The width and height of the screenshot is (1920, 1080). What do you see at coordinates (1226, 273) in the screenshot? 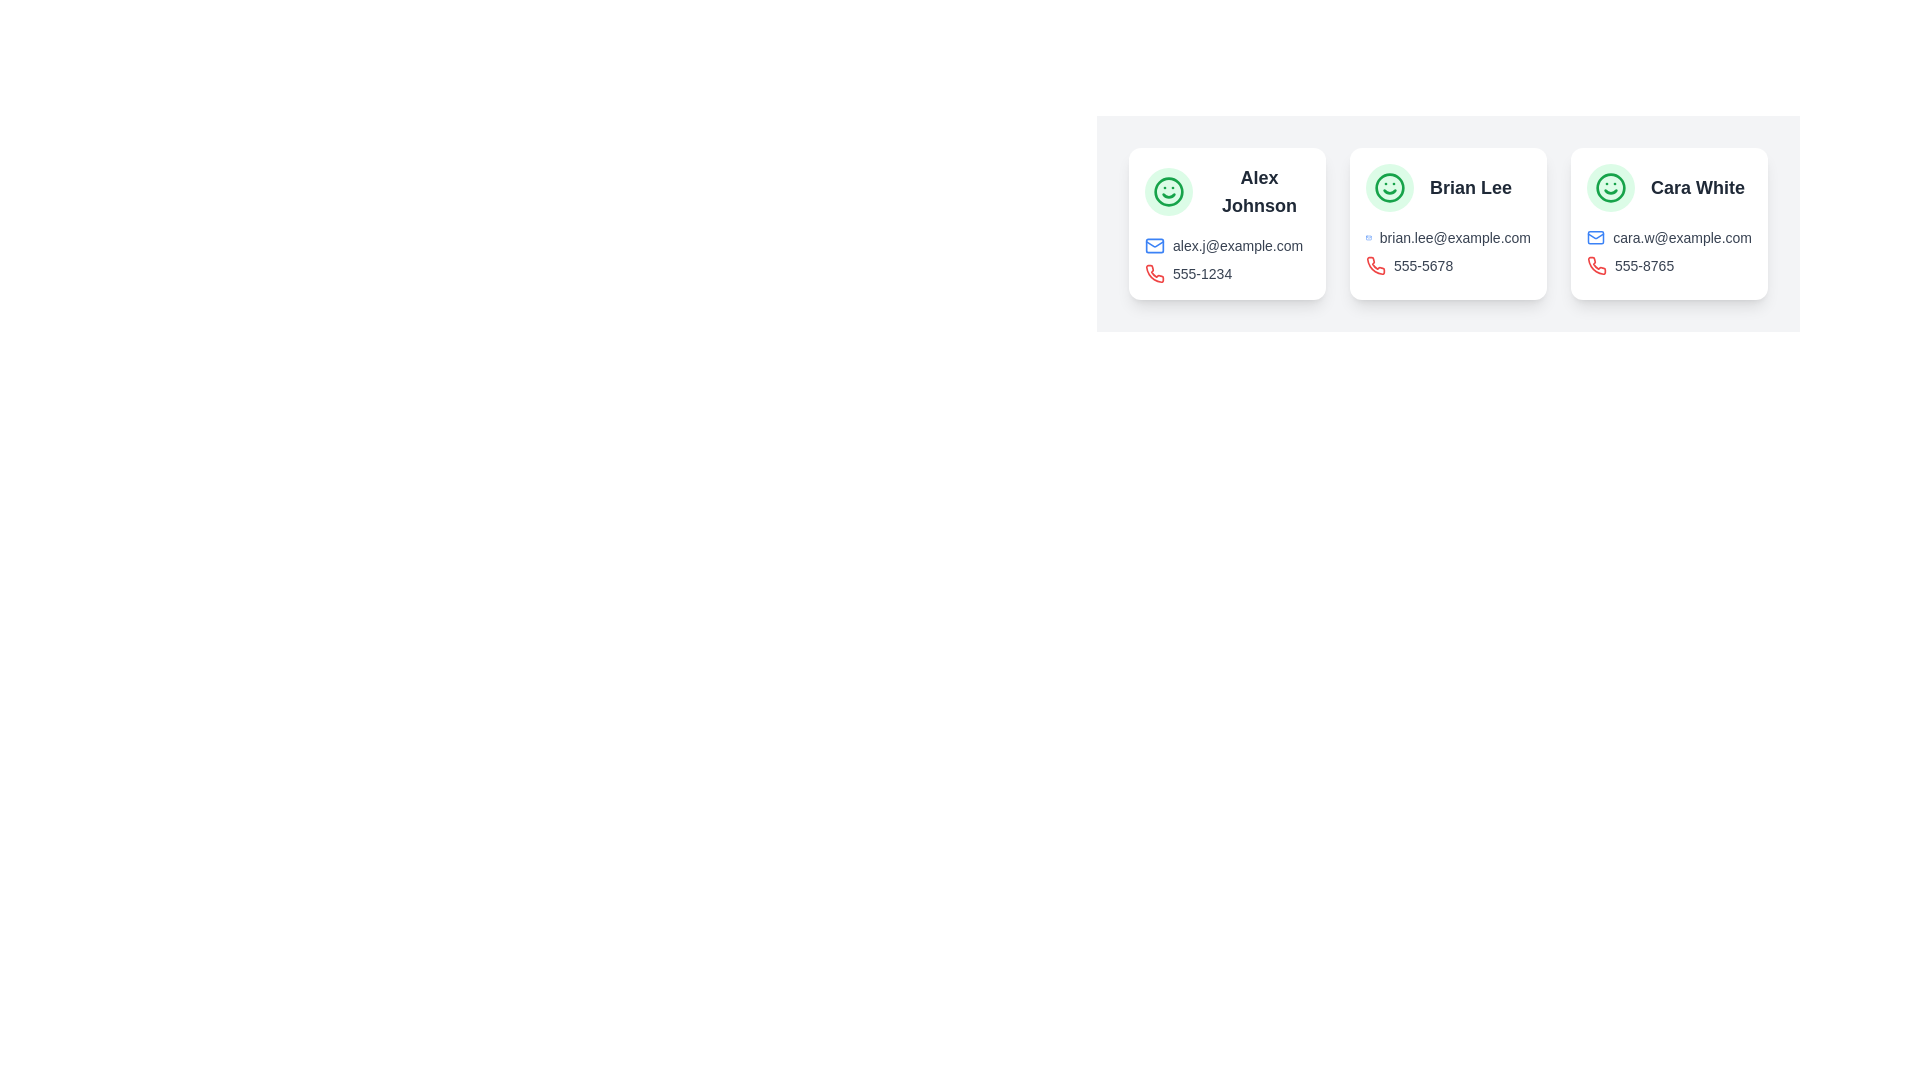
I see `the phone icon that is styled in bold red color and is located beside the phone number '555-1234' to associate it with calling functionality` at bounding box center [1226, 273].